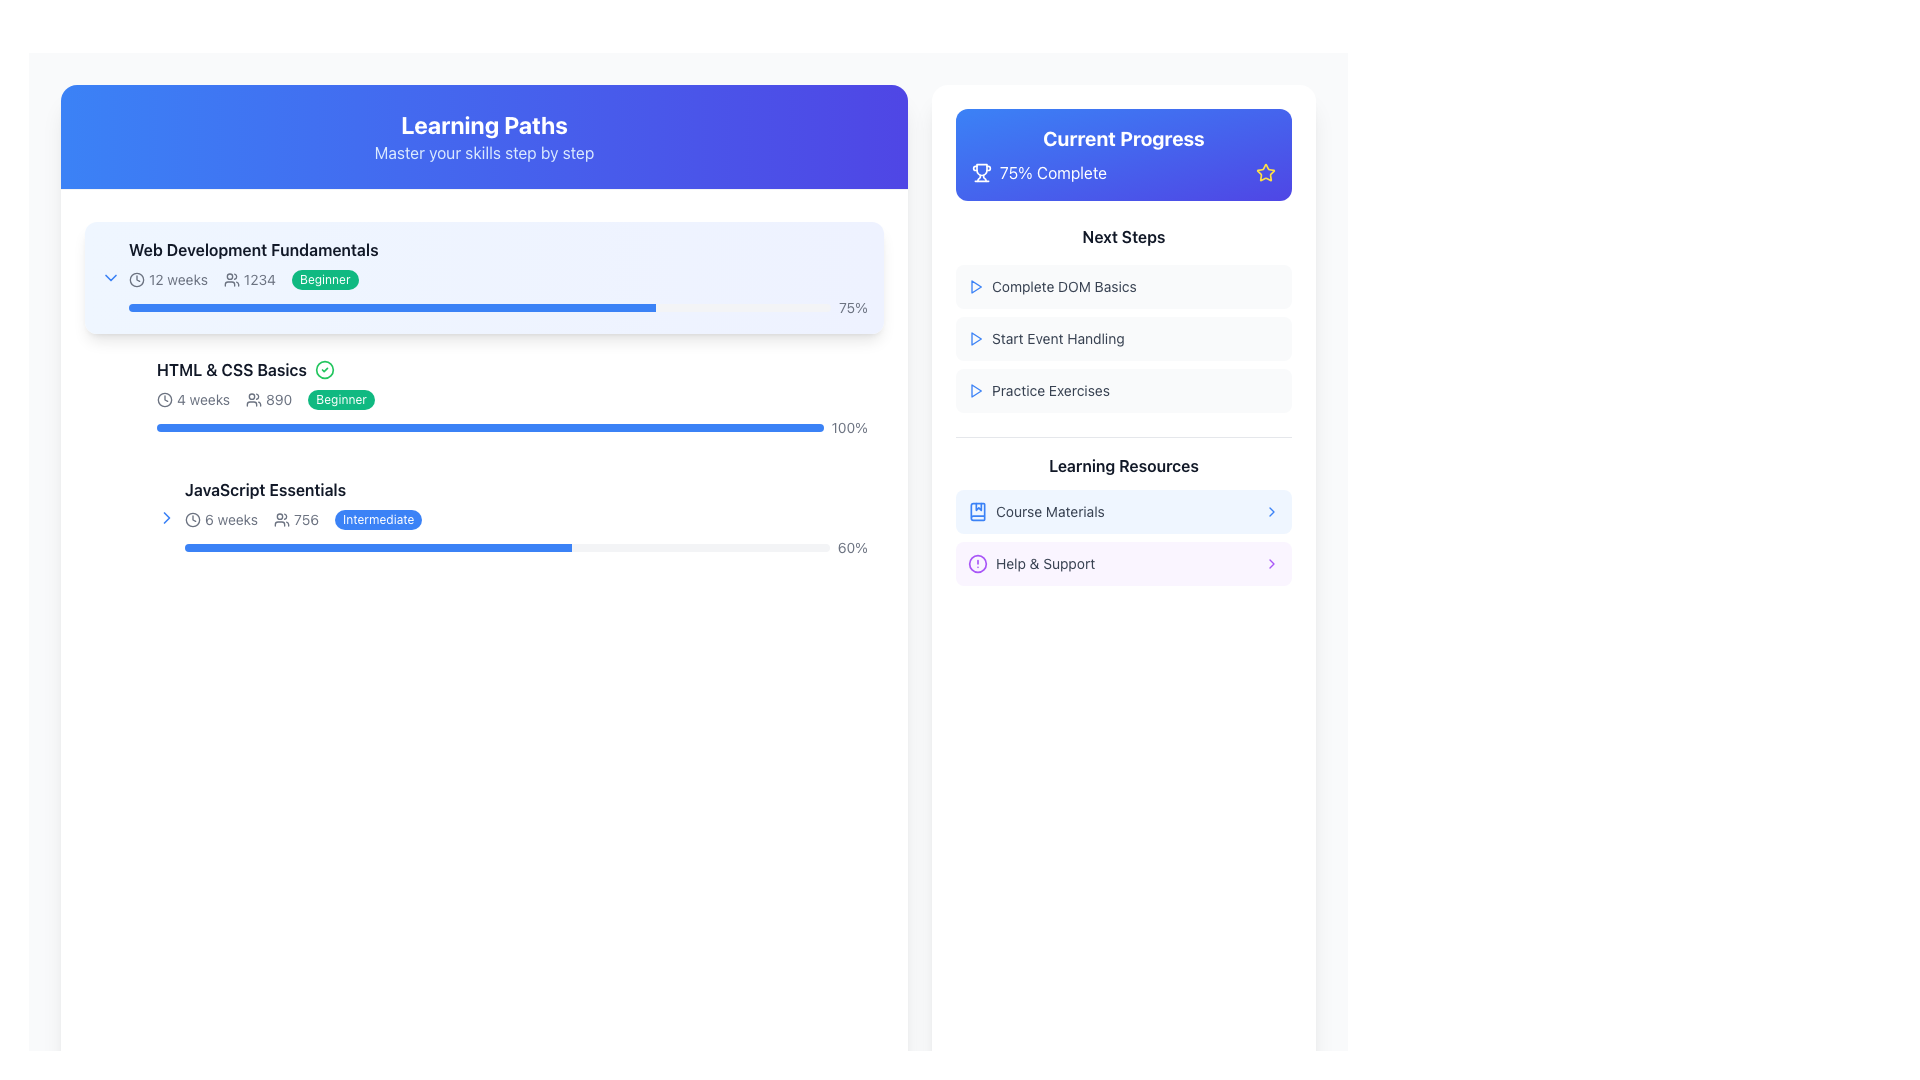 This screenshot has width=1920, height=1080. Describe the element at coordinates (480, 308) in the screenshot. I see `the horizontal progress bar indicating 75% completion in the 'Web Development Fundamentals' section under 'Learning Paths'` at that location.